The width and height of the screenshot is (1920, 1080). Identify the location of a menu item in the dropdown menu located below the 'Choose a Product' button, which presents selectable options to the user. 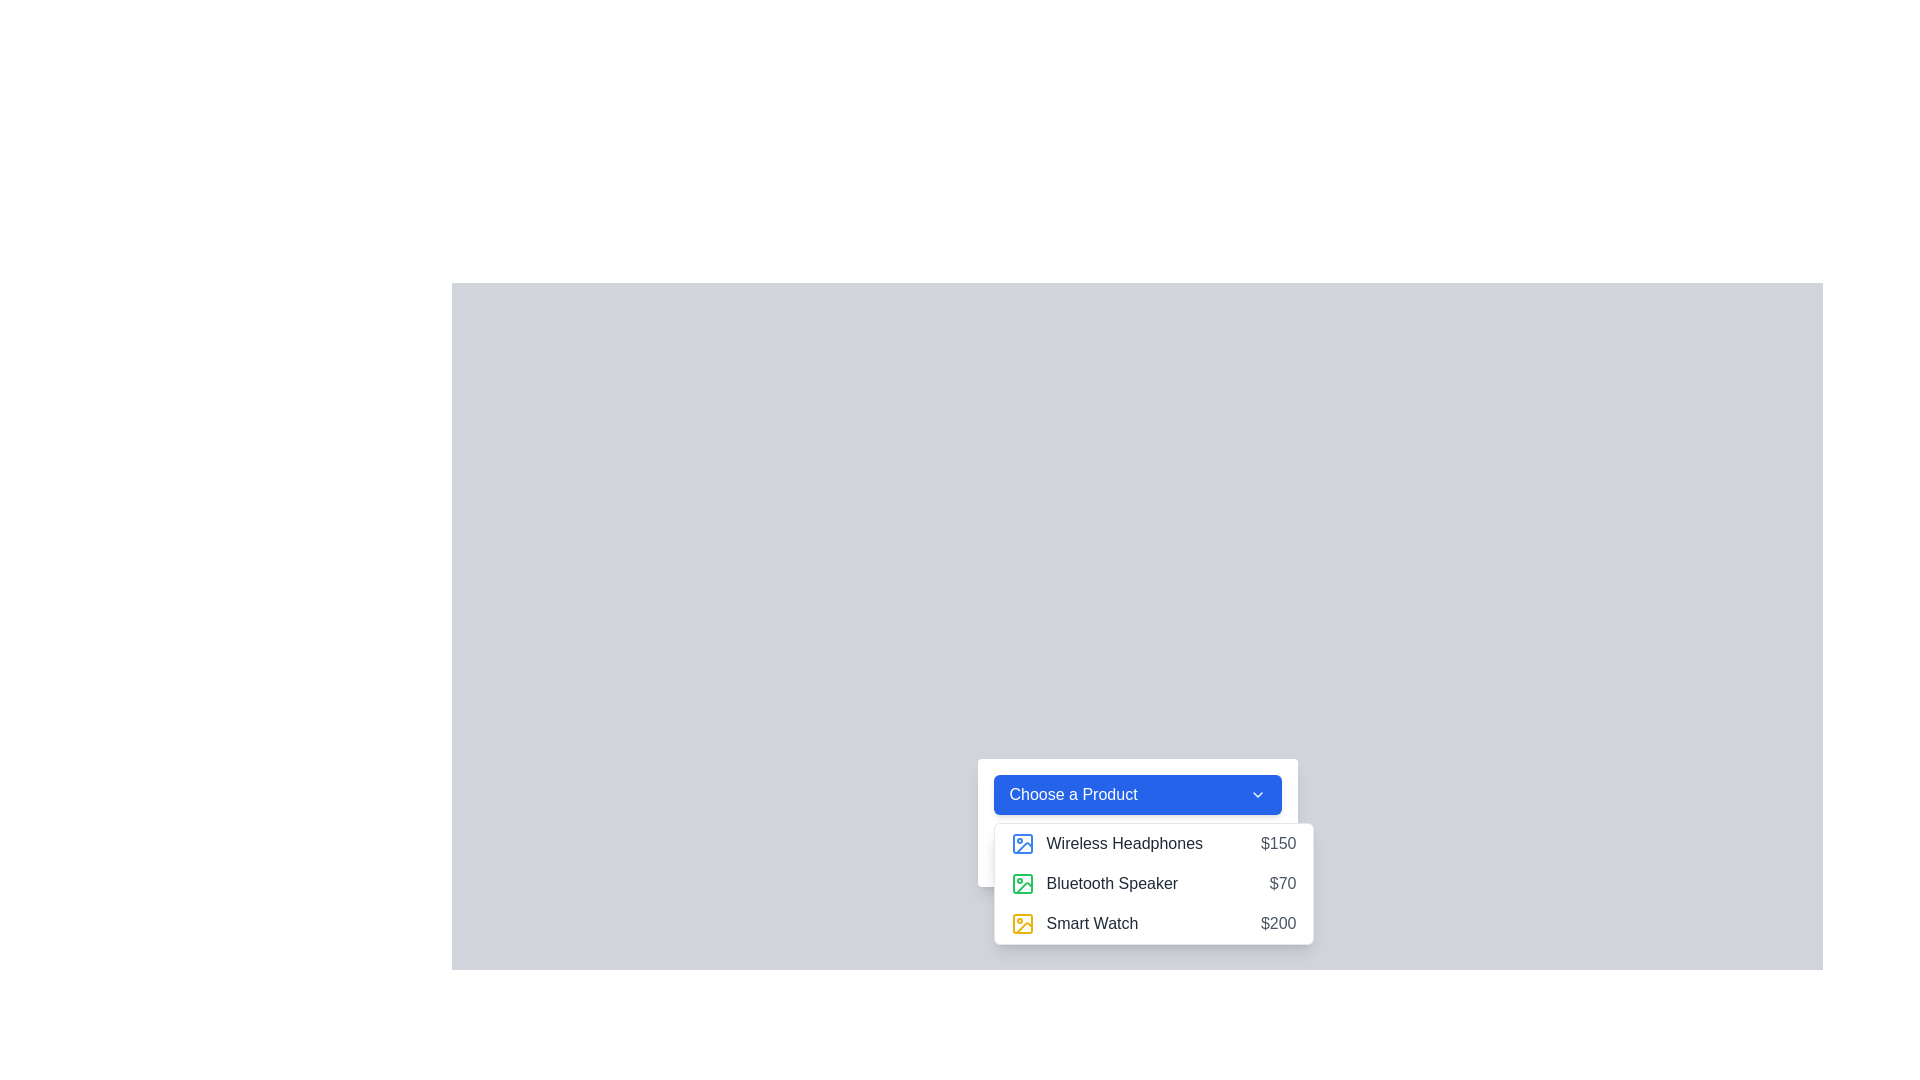
(1153, 882).